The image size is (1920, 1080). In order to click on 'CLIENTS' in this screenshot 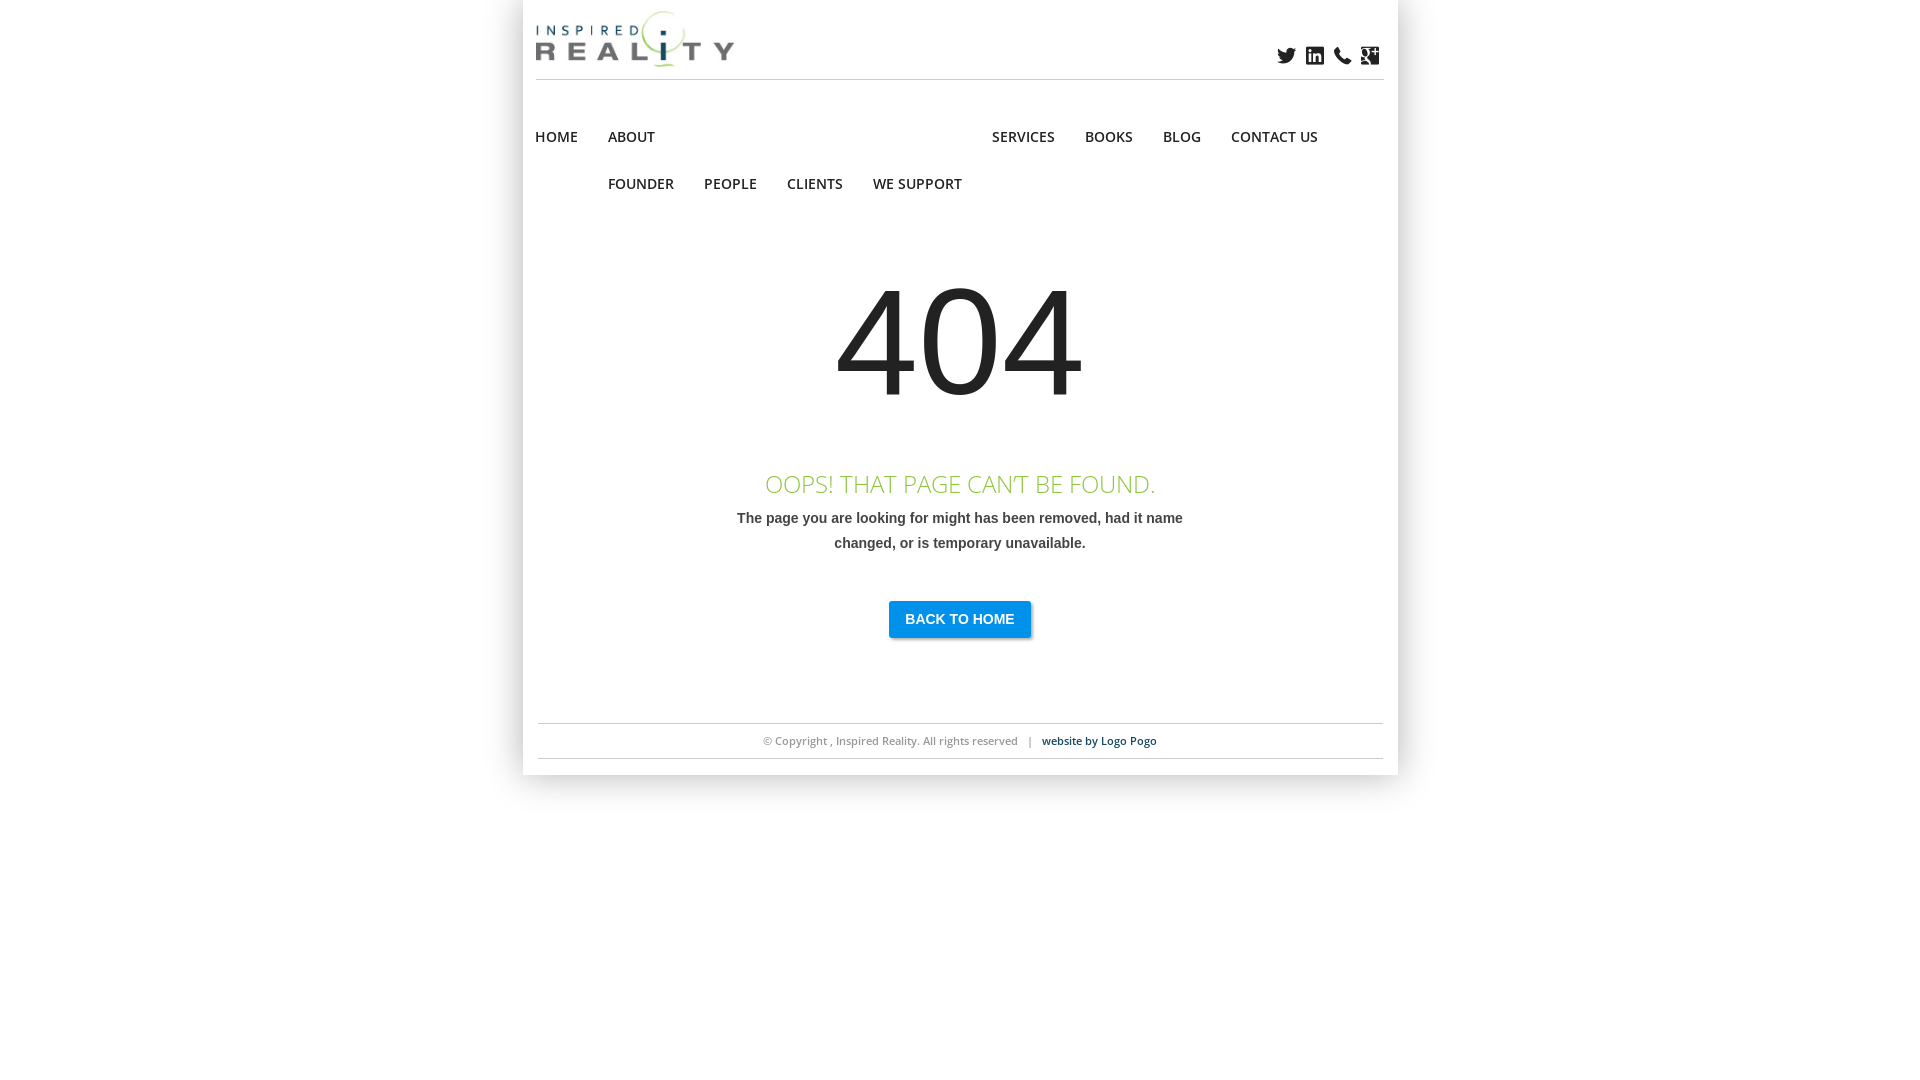, I will do `click(815, 183)`.